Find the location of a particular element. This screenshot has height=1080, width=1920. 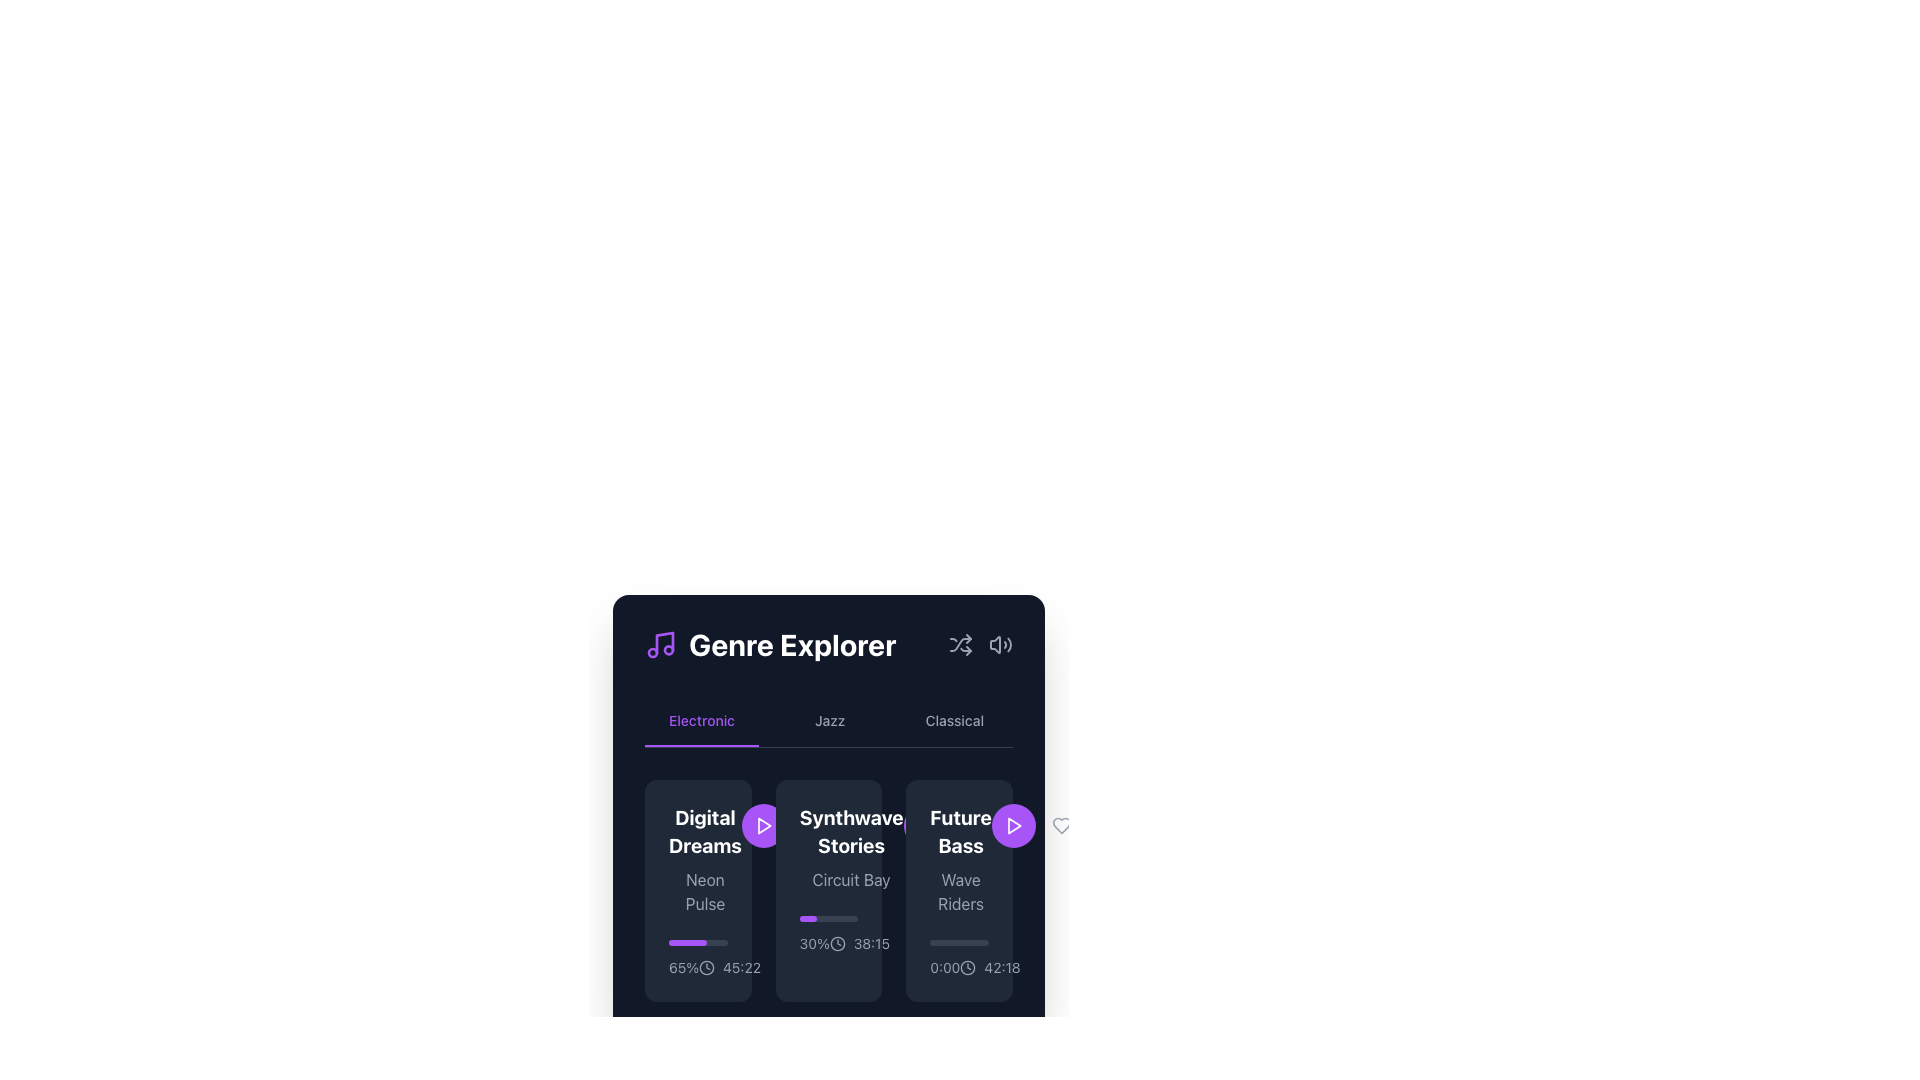

the text label '38:15' with the accompanying analog clock icon, which is displayed on a card labeled 'Synthwave Stories' at the bottom, right-aligned next to a progress percentage value ('30%') is located at coordinates (859, 944).